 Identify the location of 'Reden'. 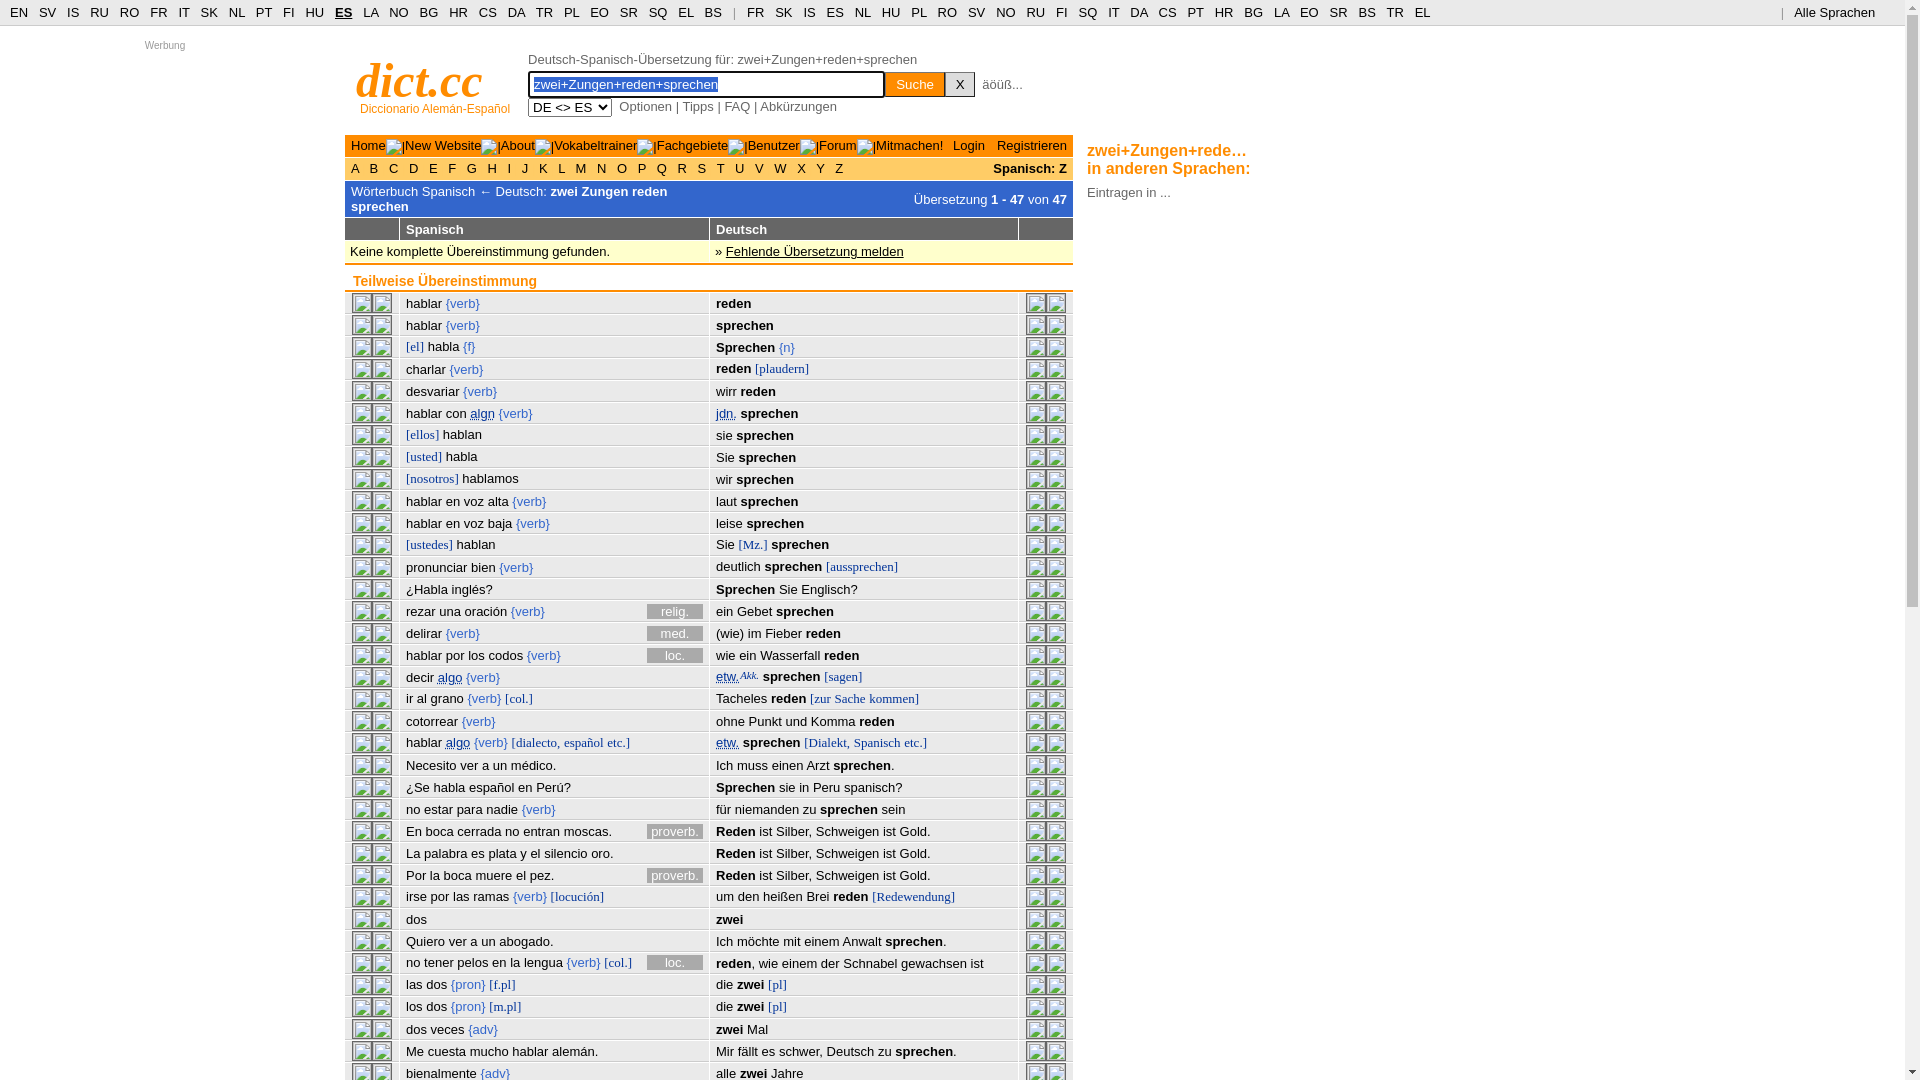
(734, 831).